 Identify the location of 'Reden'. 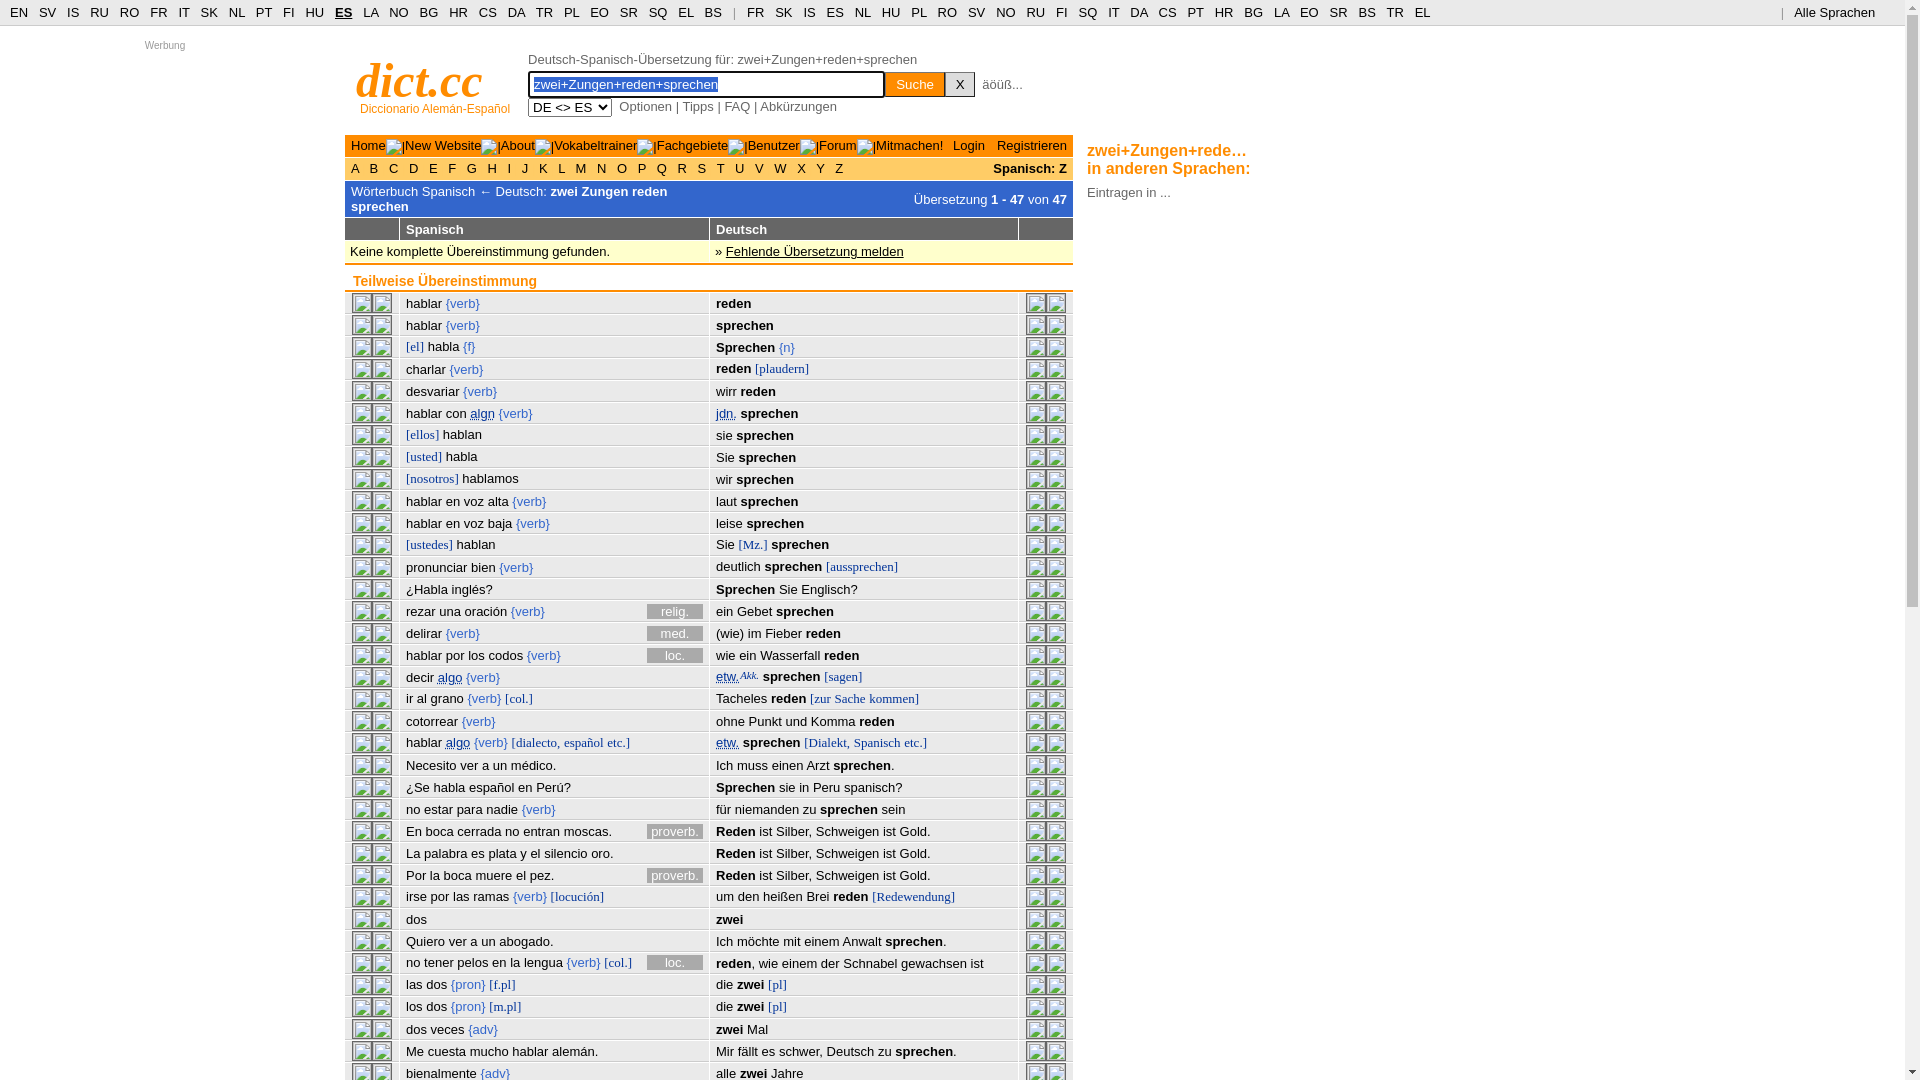
(734, 831).